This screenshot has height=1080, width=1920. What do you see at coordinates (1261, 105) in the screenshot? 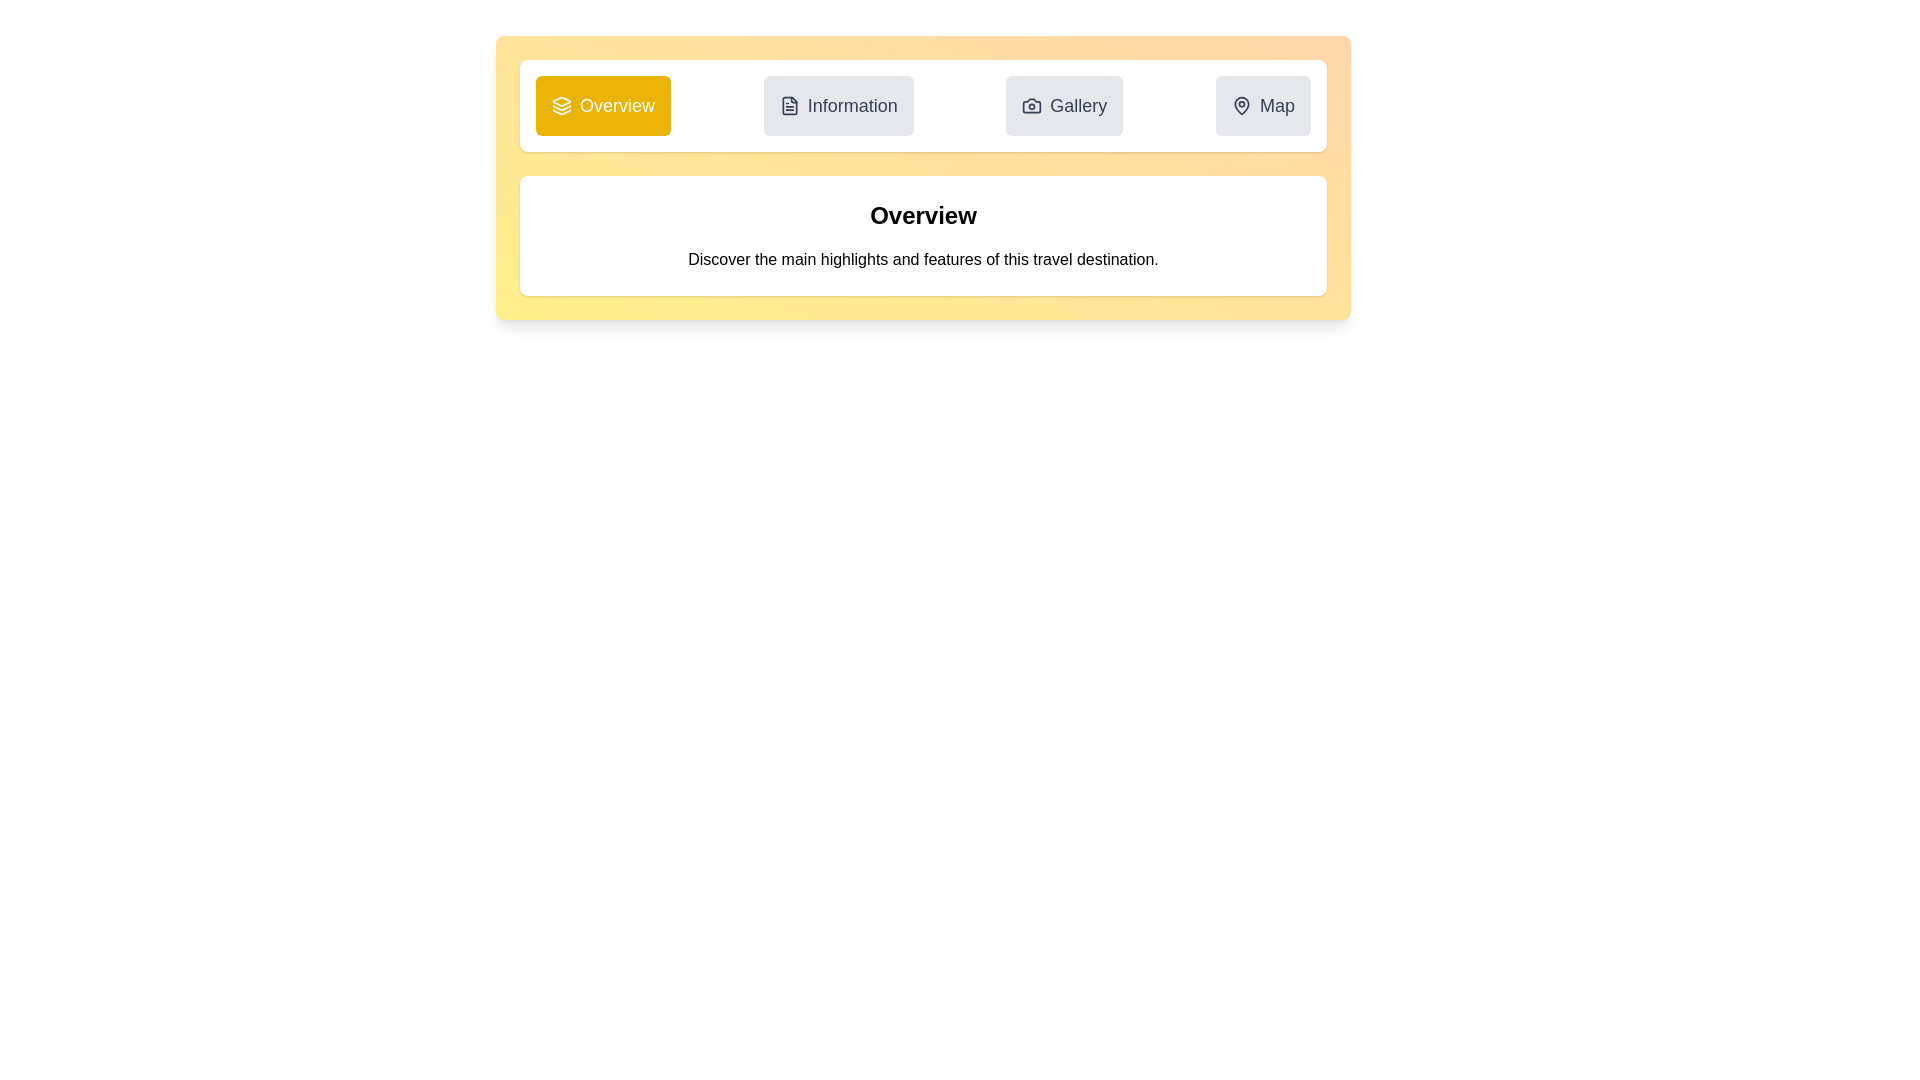
I see `the tab labeled Map to observe its hover effect` at bounding box center [1261, 105].